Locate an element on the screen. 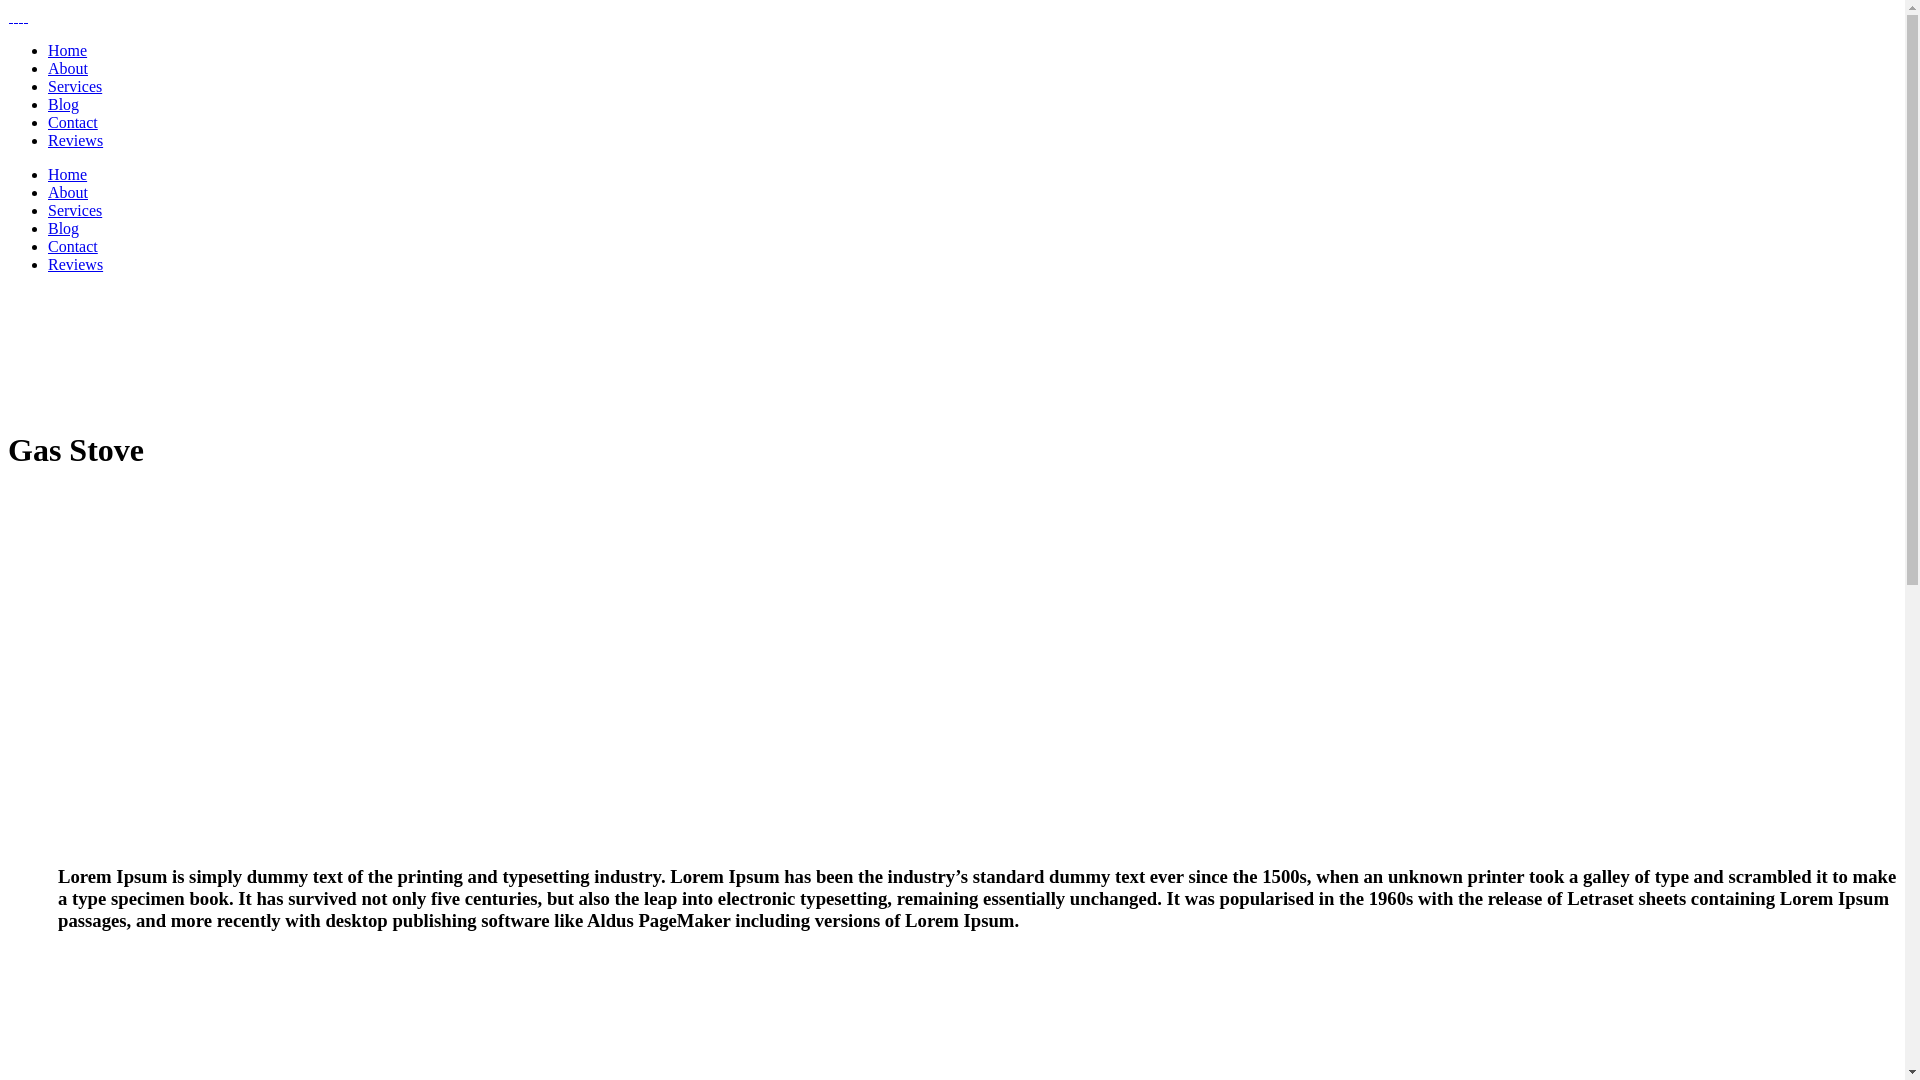 The height and width of the screenshot is (1080, 1920). 'Services' is located at coordinates (75, 85).